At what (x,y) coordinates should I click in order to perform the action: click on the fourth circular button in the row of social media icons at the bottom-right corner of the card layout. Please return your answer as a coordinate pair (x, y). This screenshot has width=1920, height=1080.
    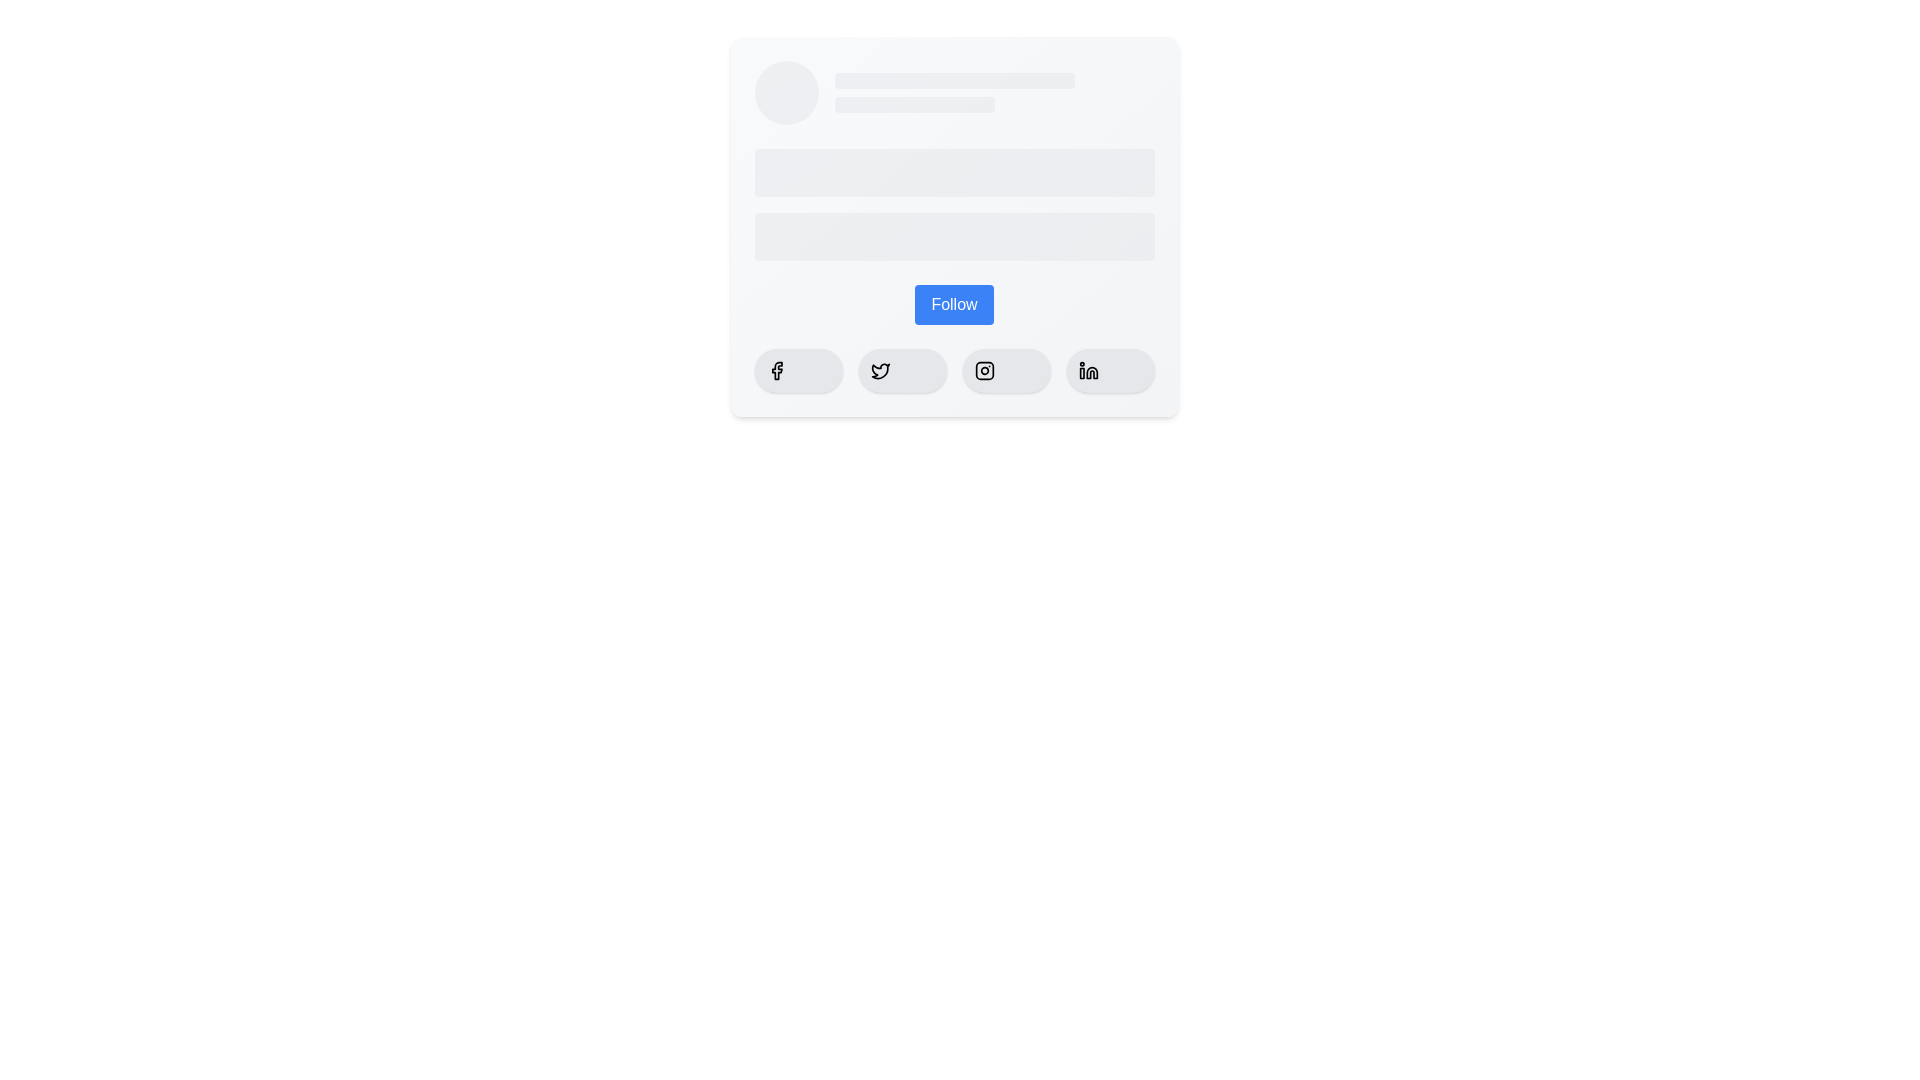
    Looking at the image, I should click on (1109, 370).